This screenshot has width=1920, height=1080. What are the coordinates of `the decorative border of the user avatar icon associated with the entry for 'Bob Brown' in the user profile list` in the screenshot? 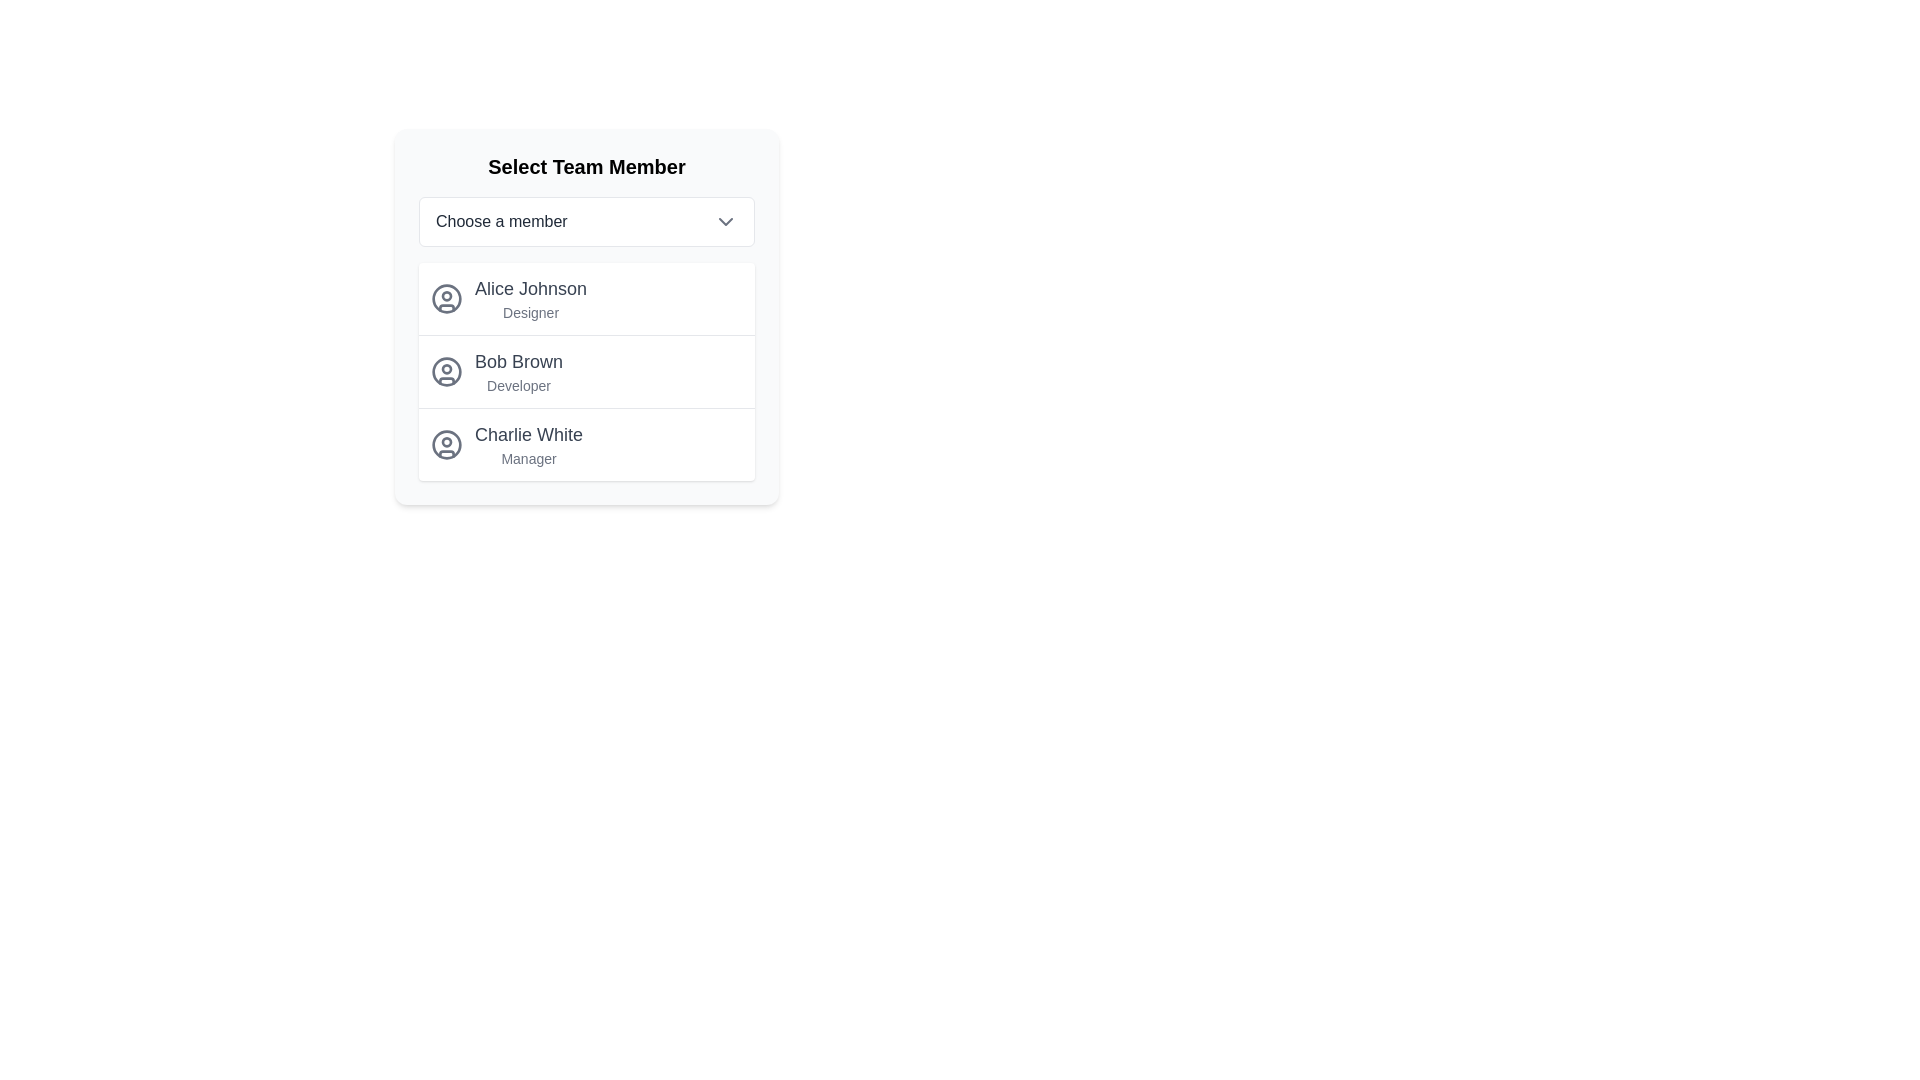 It's located at (445, 371).